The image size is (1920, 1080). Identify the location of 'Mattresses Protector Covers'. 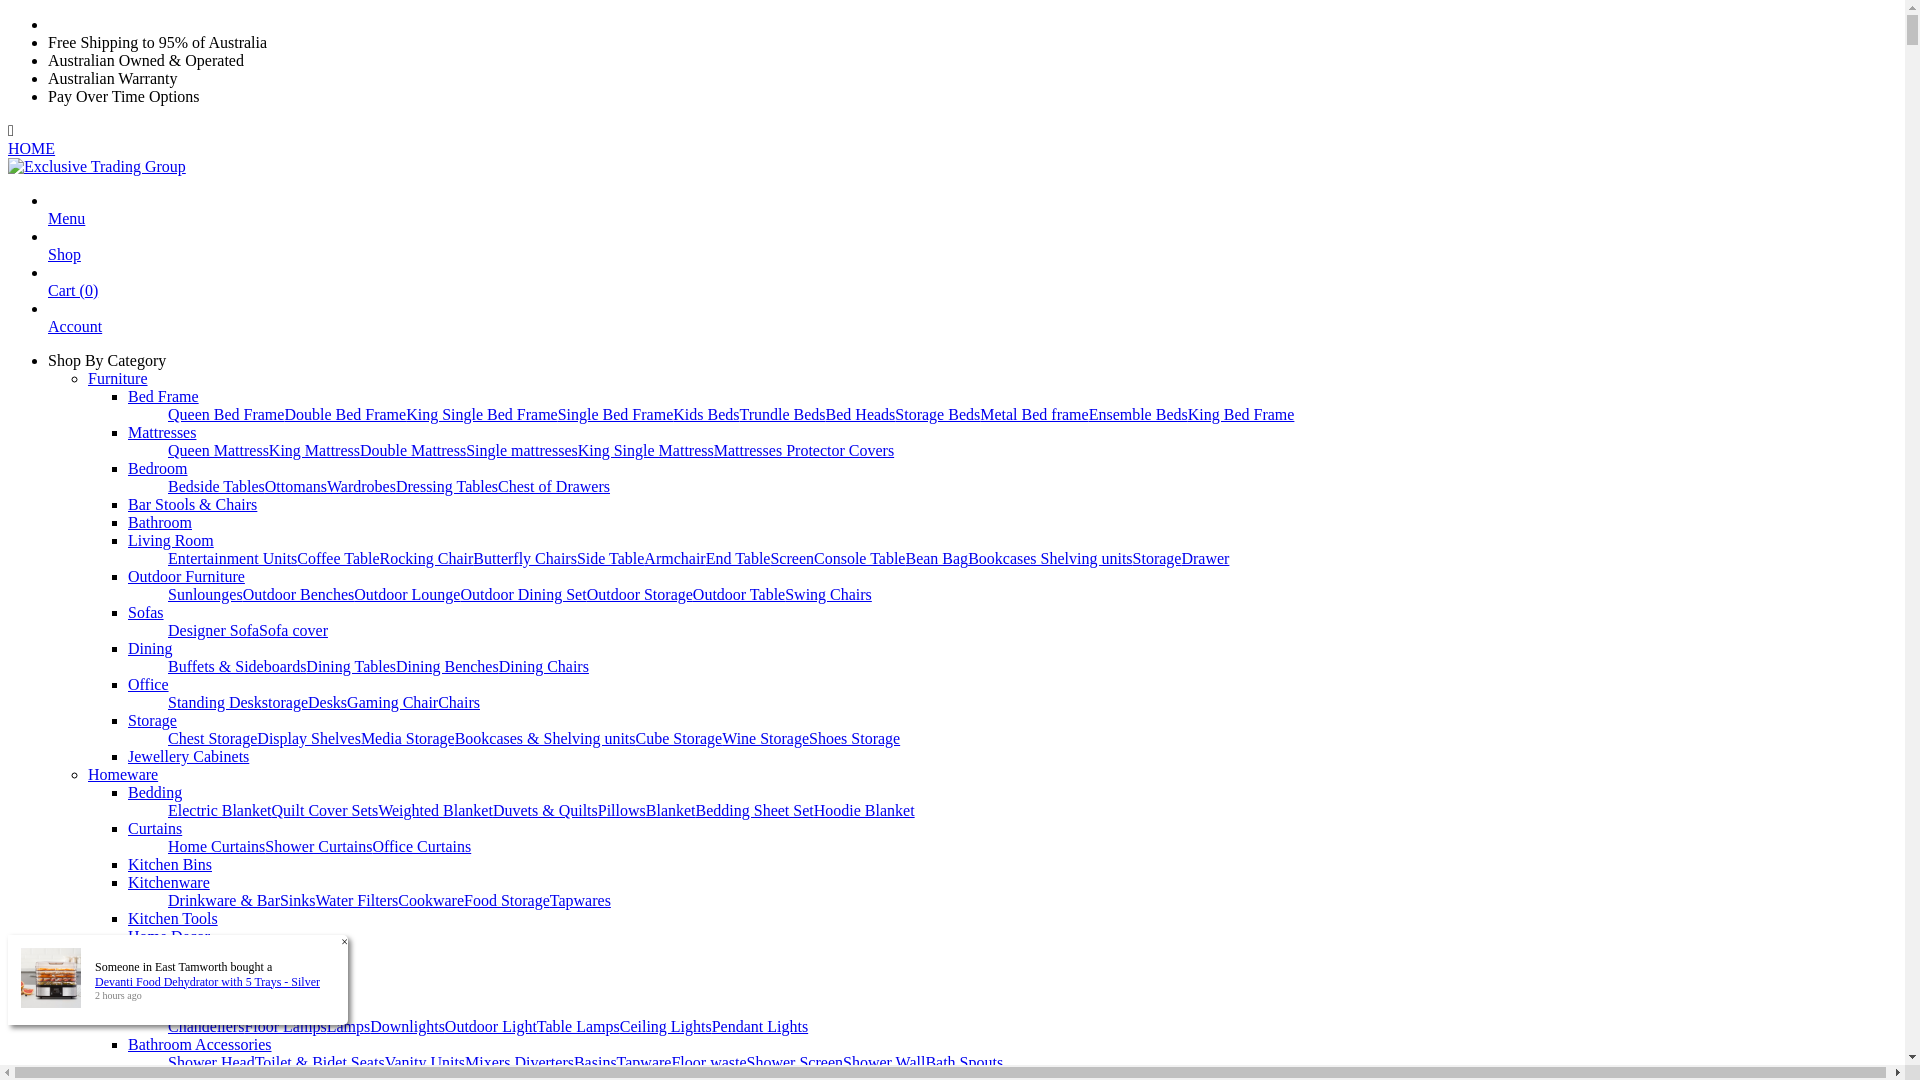
(804, 450).